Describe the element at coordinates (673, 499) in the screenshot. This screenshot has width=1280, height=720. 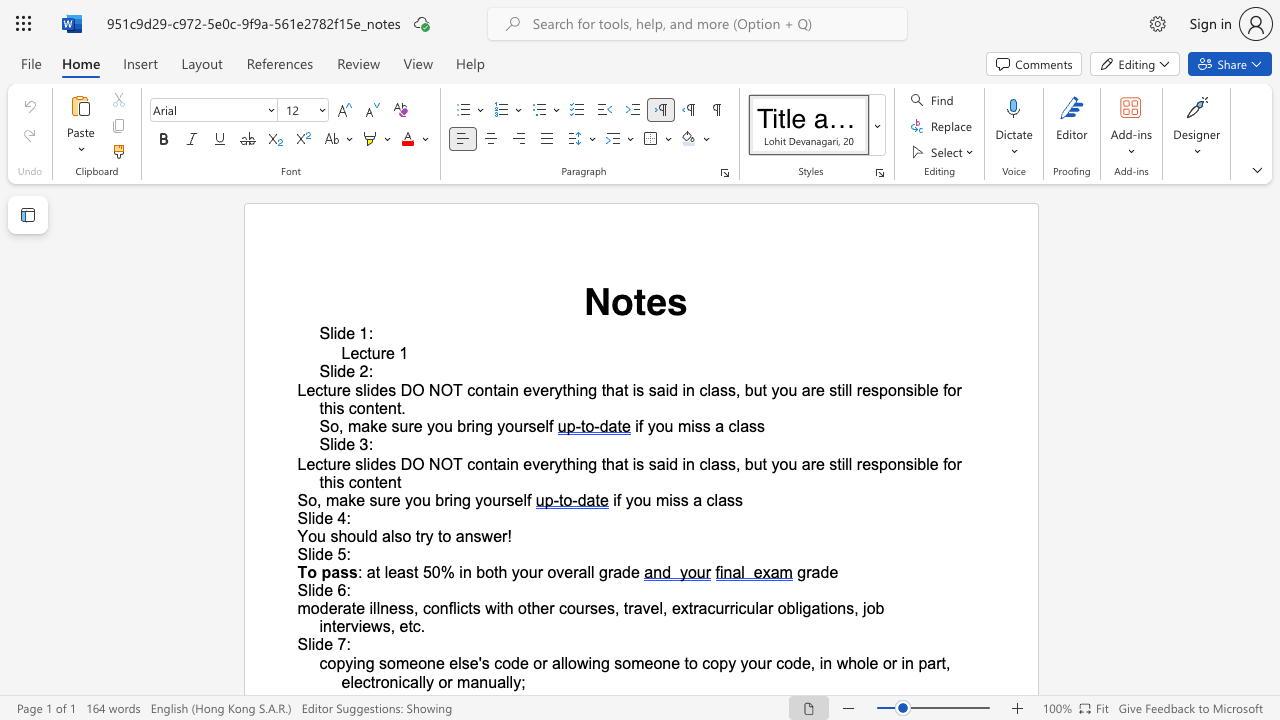
I see `the space between the continuous character "i" and "s" in the text` at that location.